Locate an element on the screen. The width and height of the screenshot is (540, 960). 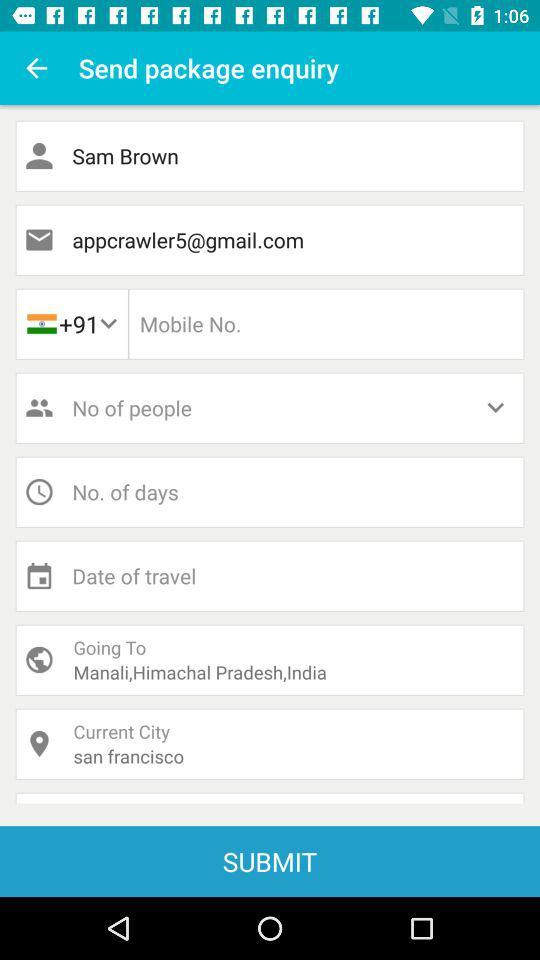
item below the sam brown is located at coordinates (270, 240).